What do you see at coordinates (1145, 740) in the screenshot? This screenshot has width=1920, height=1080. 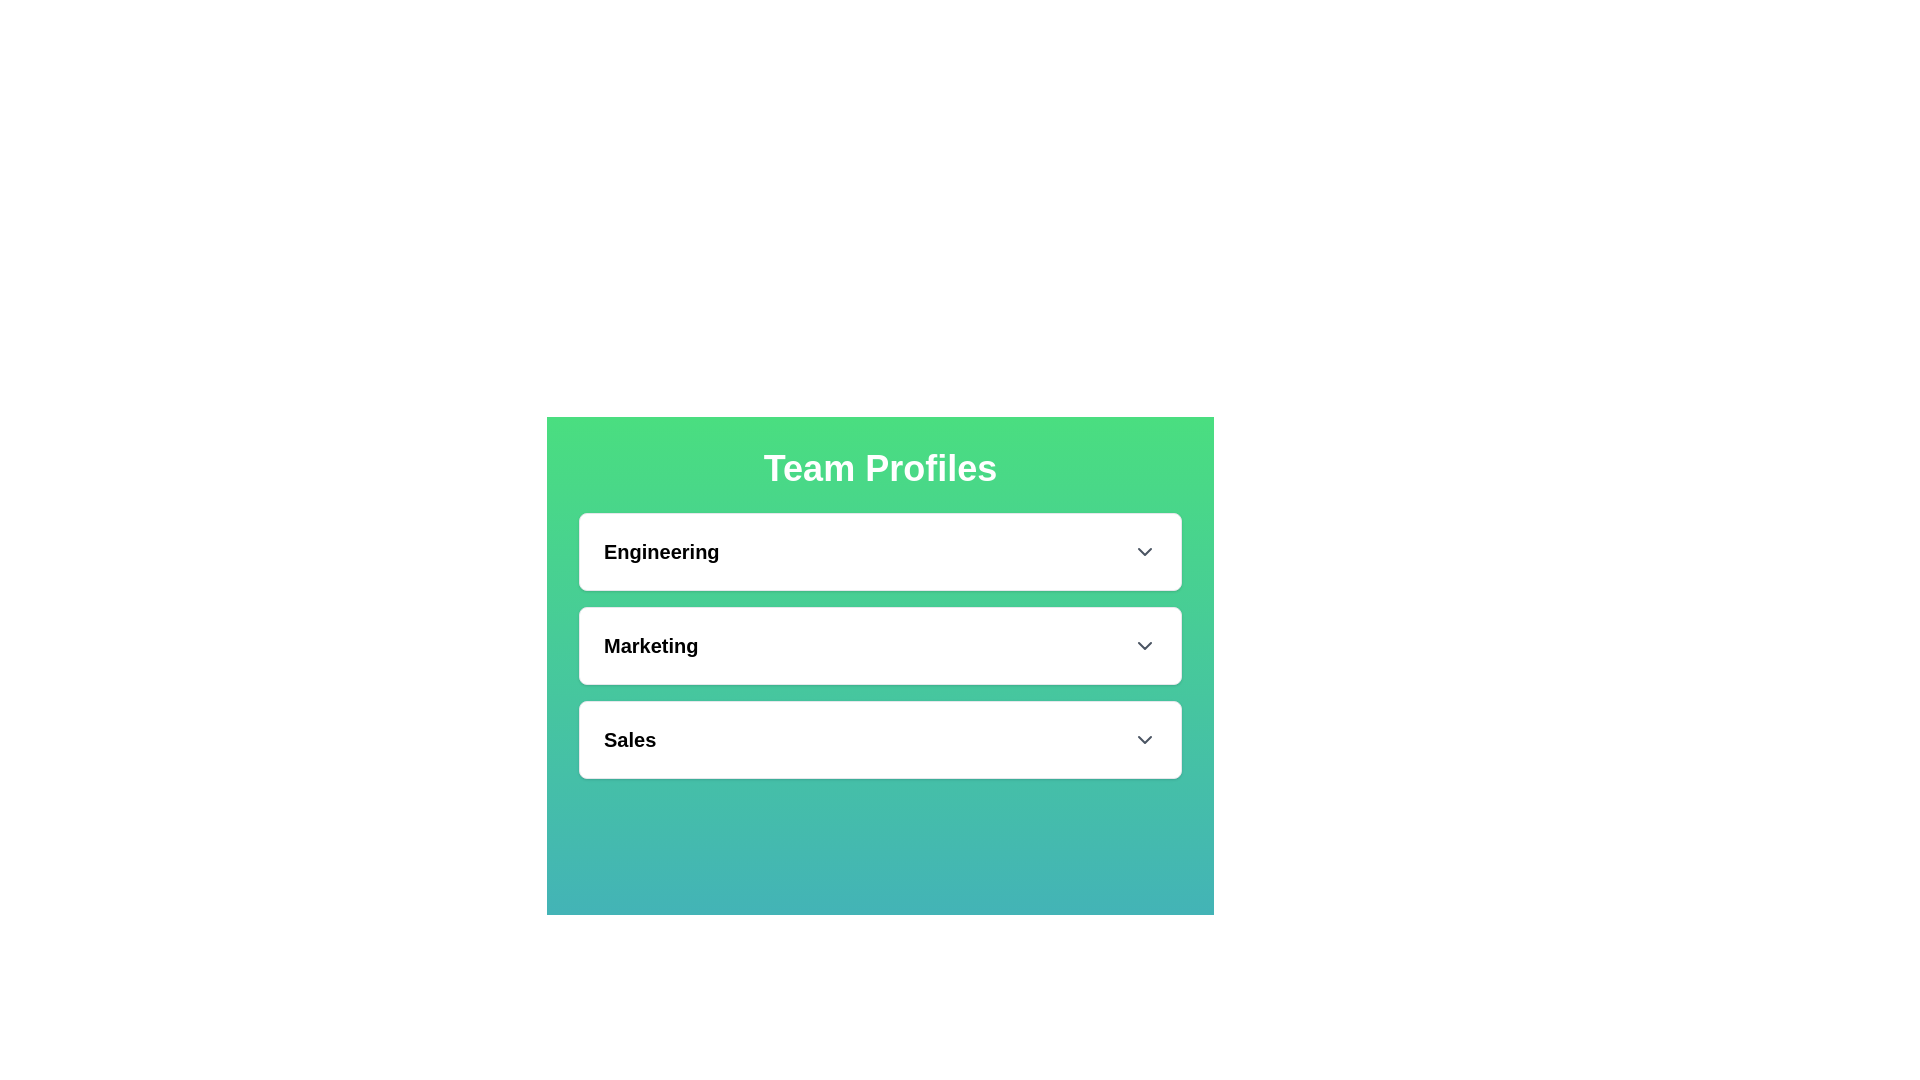 I see `the Dropdown Indicator Icon located at the far right of the 'Sales' row` at bounding box center [1145, 740].